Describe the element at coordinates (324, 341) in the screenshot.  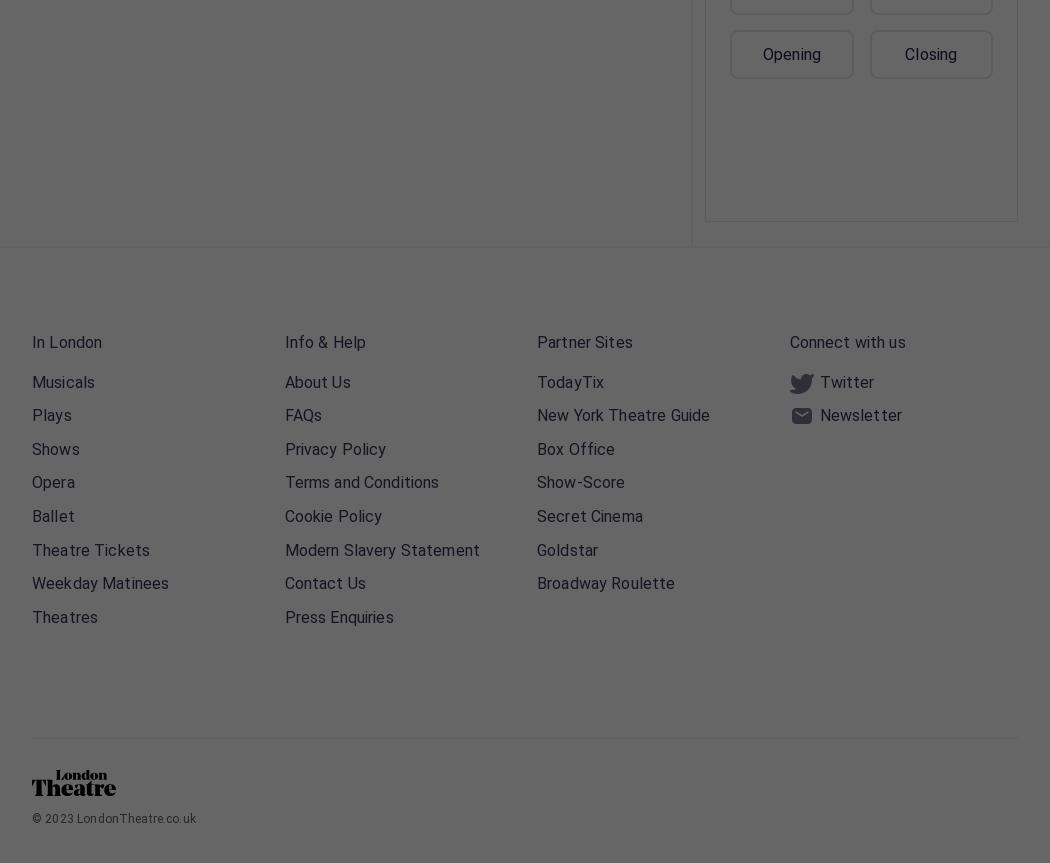
I see `'Info & Help'` at that location.